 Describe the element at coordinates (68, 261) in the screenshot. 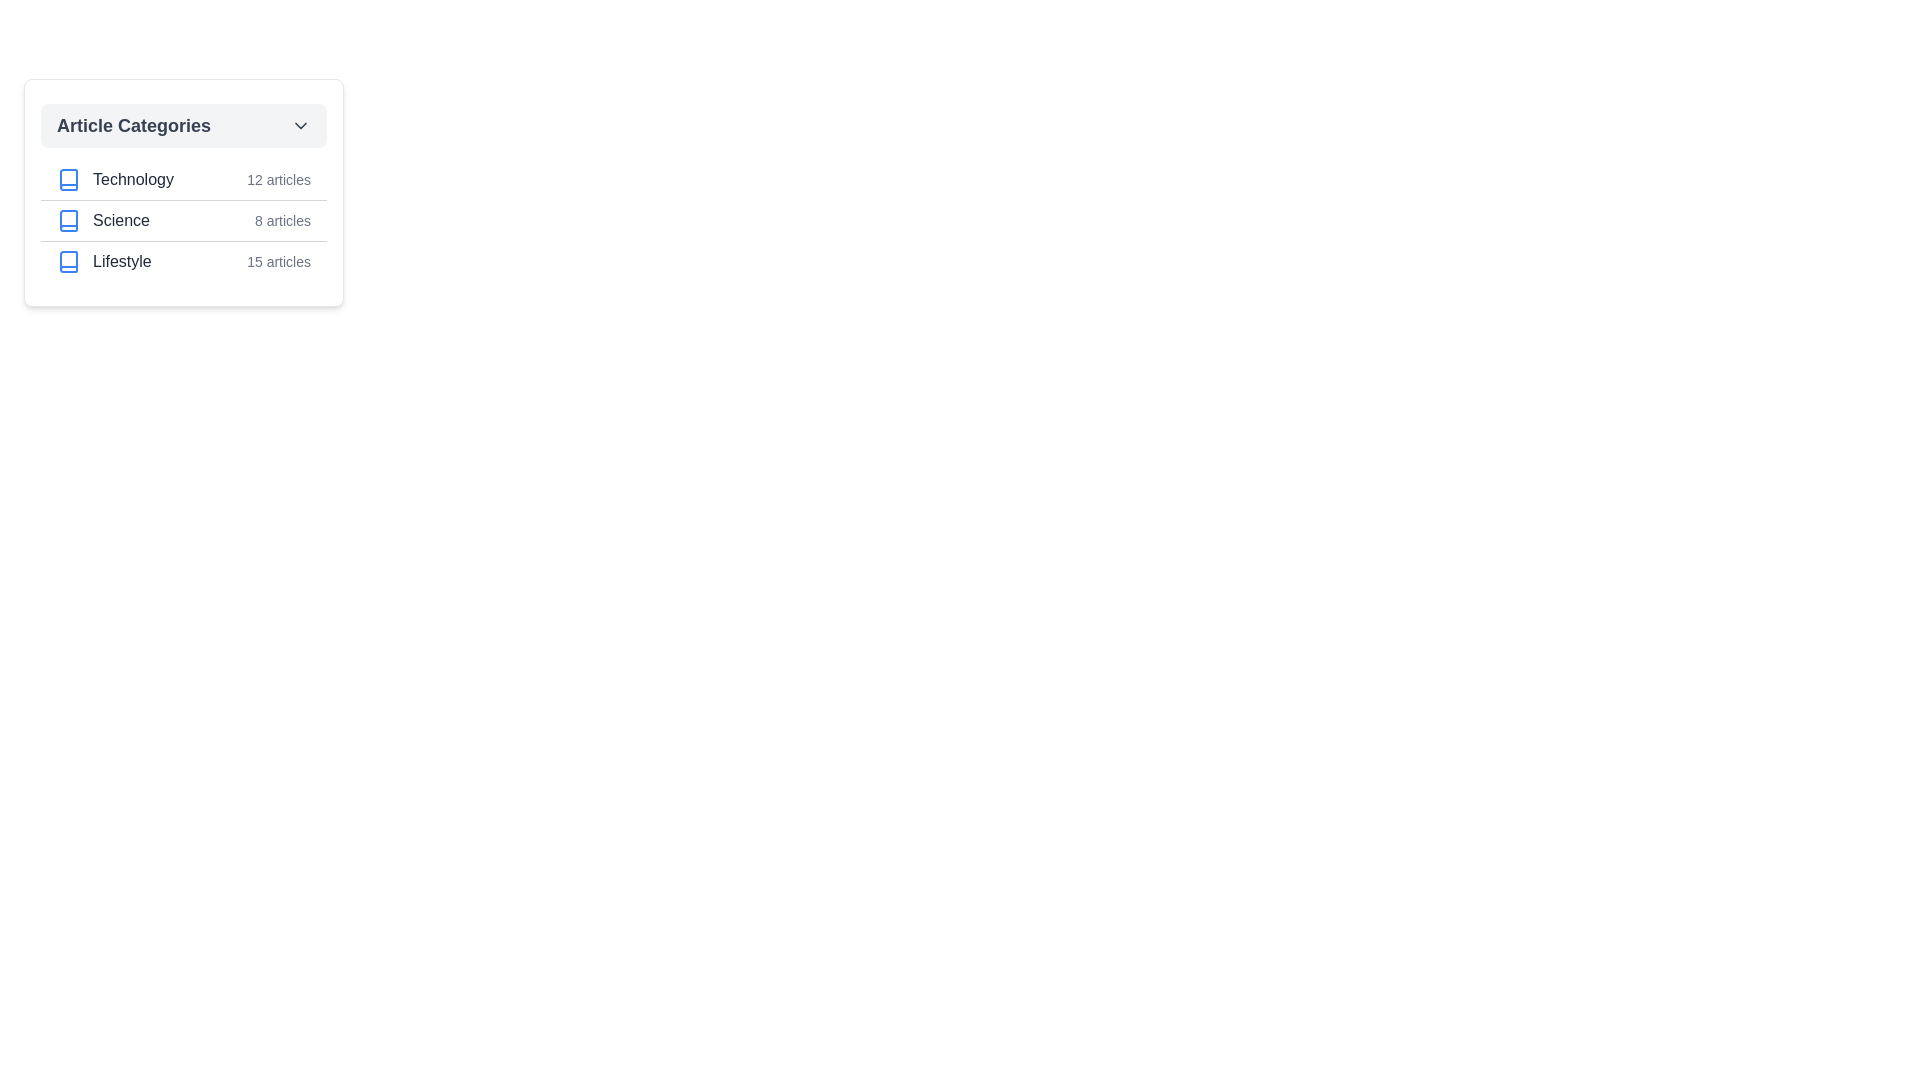

I see `the blue book icon representing the 'Lifestyle' category, located within the third list item labeled 'Lifestyle 15 articles.'` at that location.